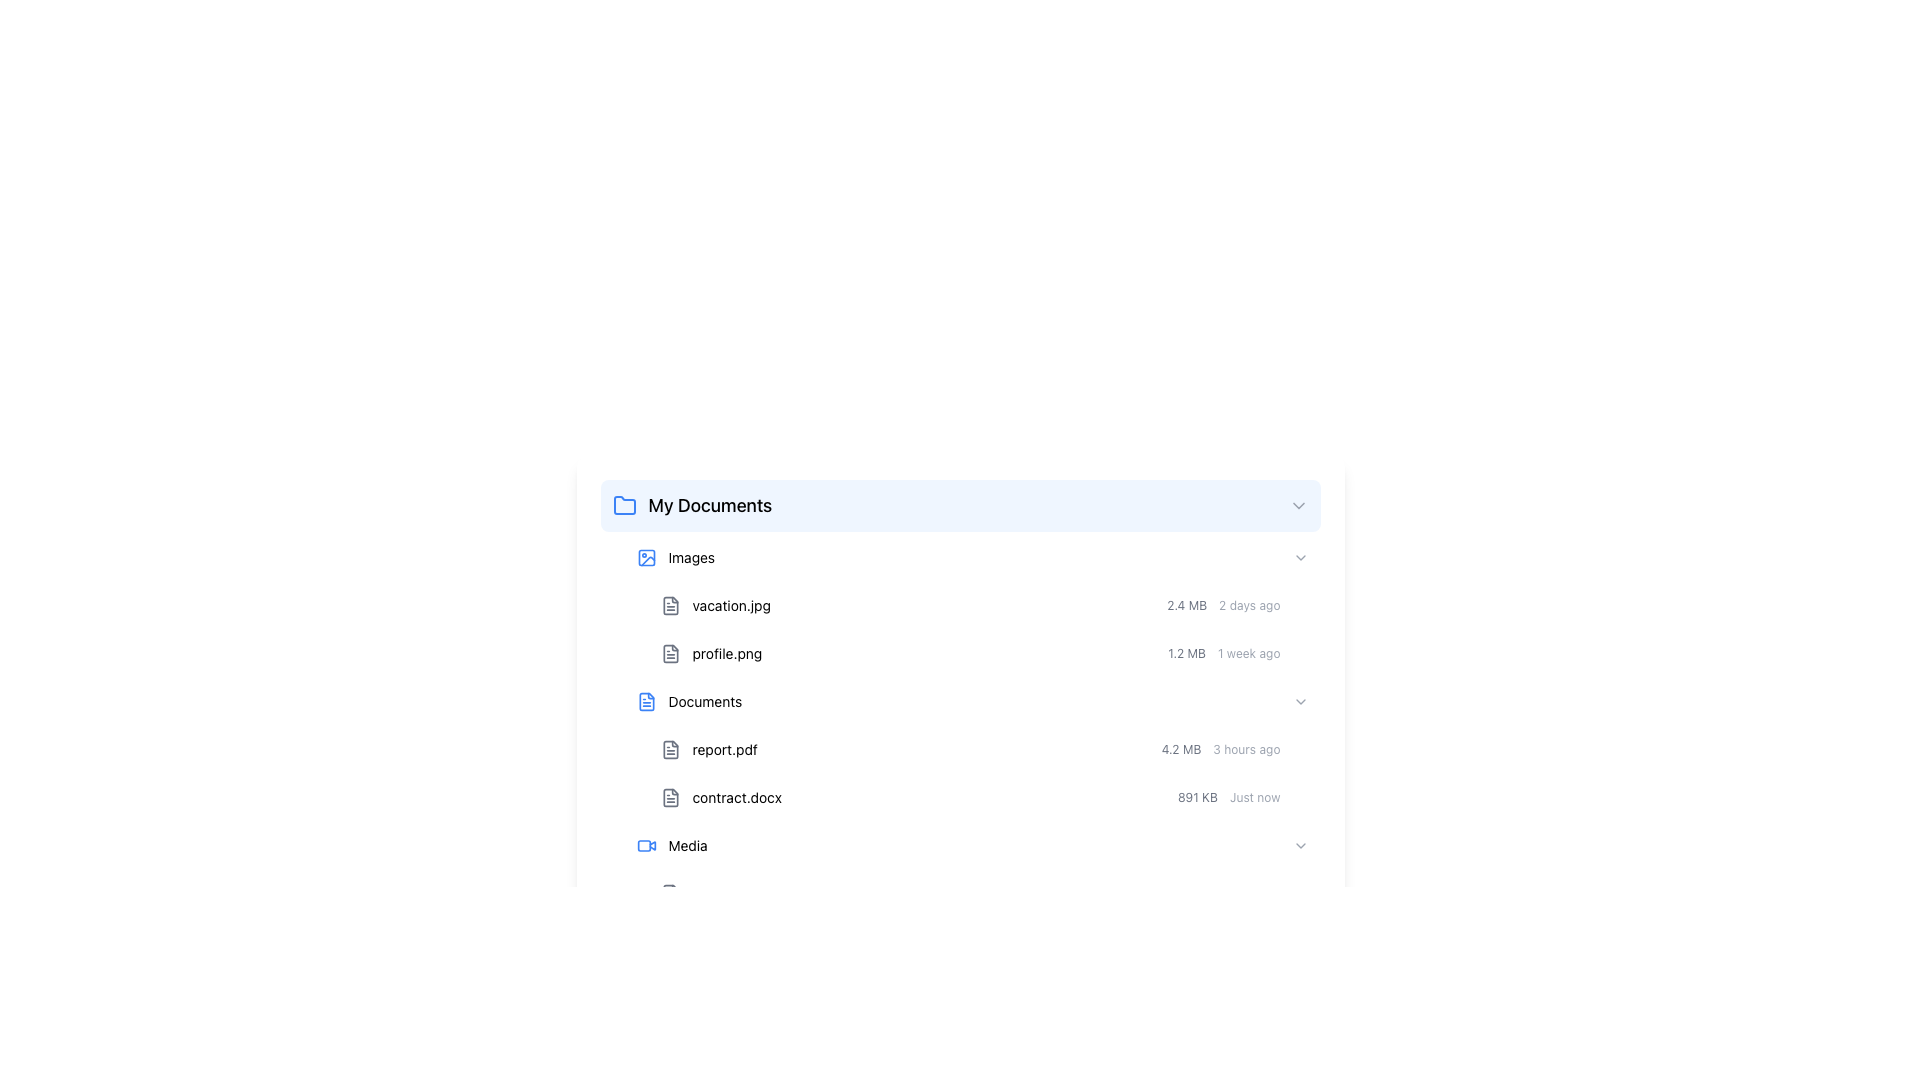 This screenshot has width=1920, height=1080. I want to click on the right-facing chevron icon near the right edge of the 'Documents' row, so click(1300, 701).